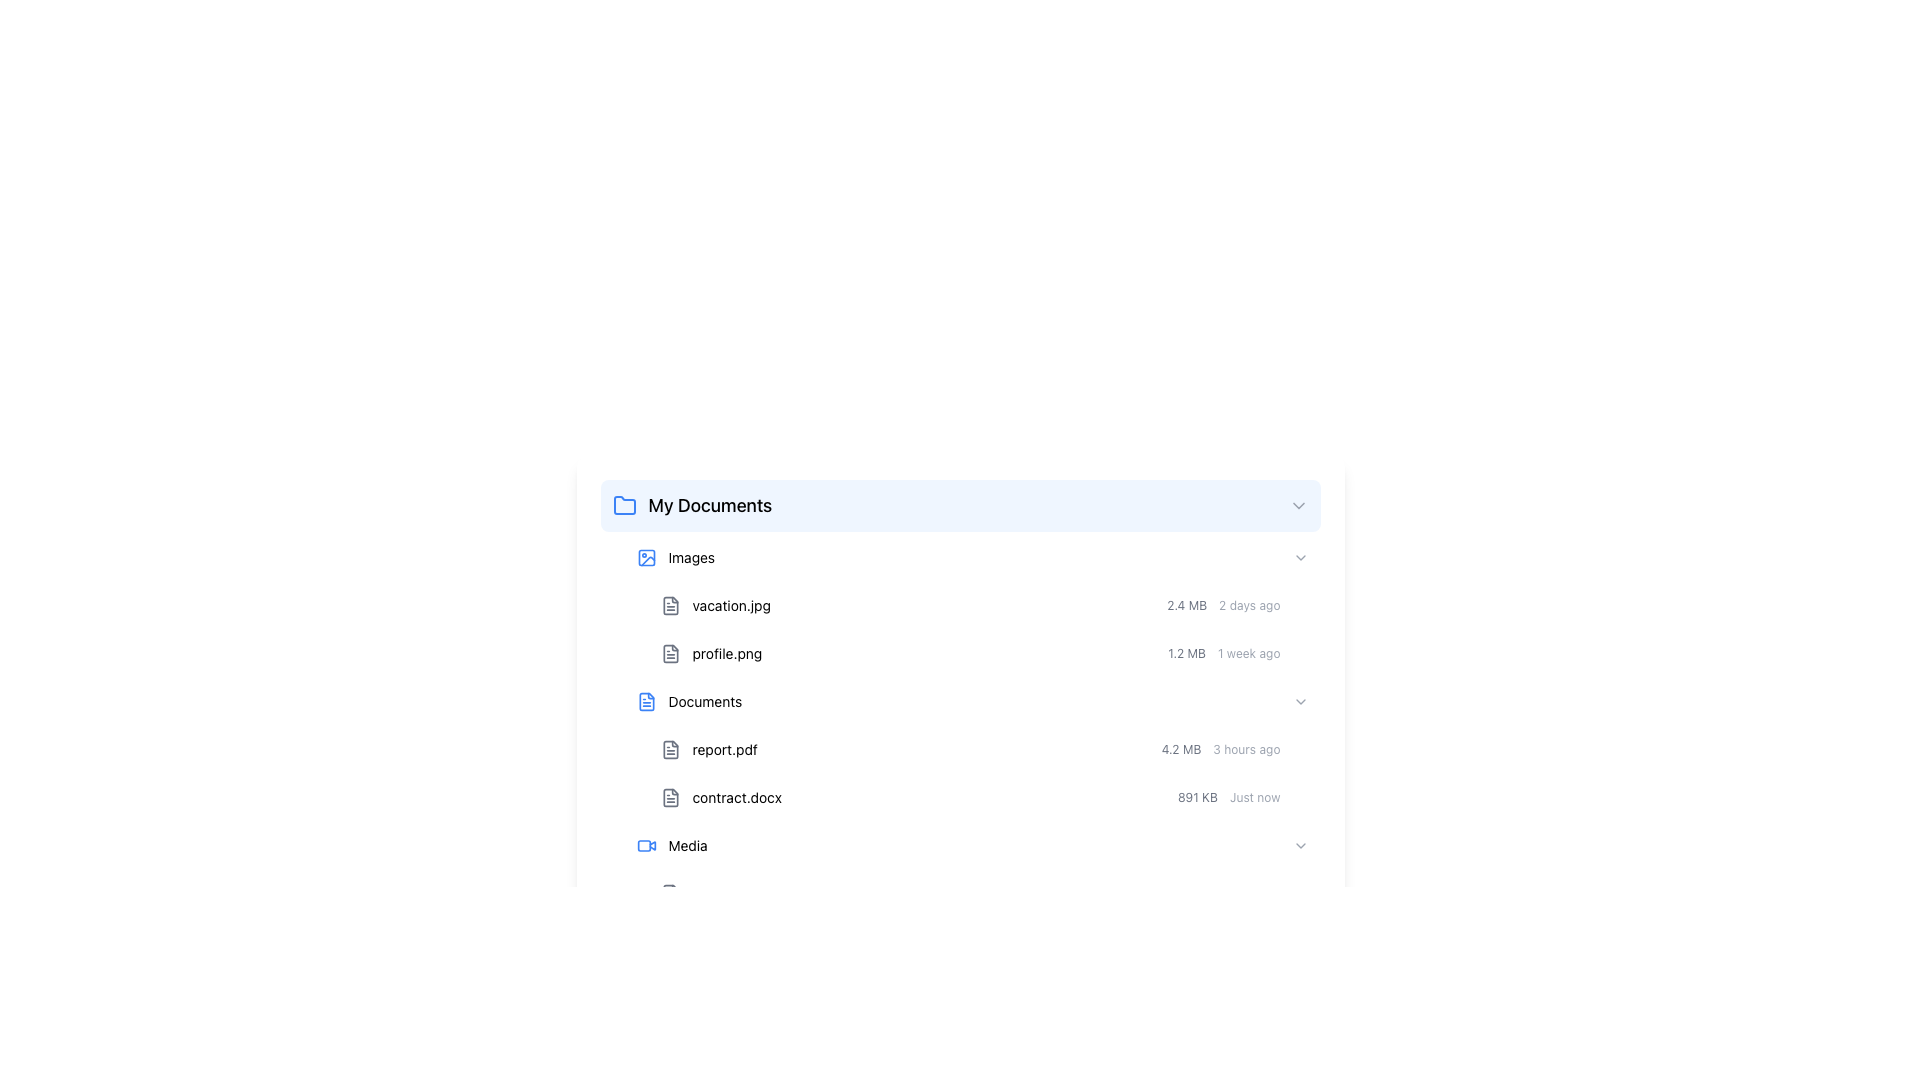 This screenshot has width=1920, height=1080. I want to click on the right-facing chevron icon near the right edge of the 'Documents' row, so click(1300, 701).